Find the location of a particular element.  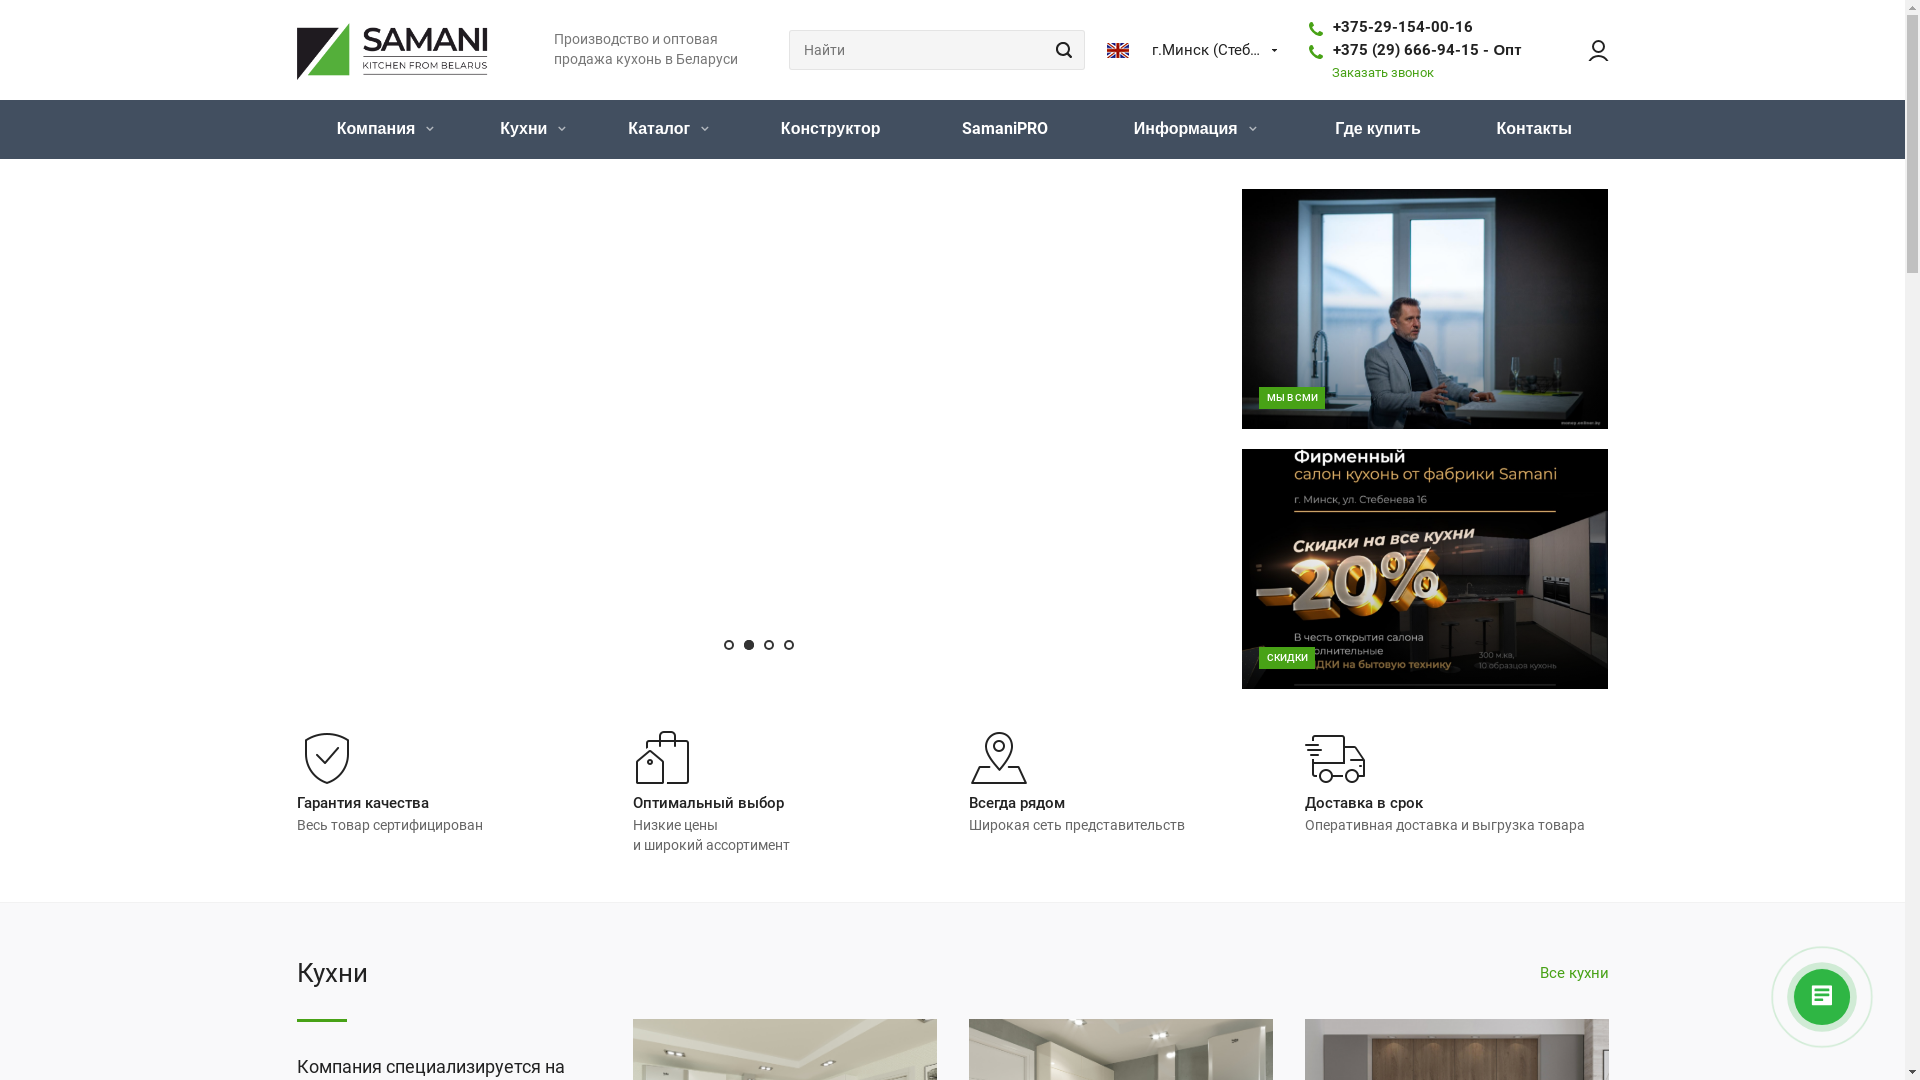

'3' is located at coordinates (762, 644).